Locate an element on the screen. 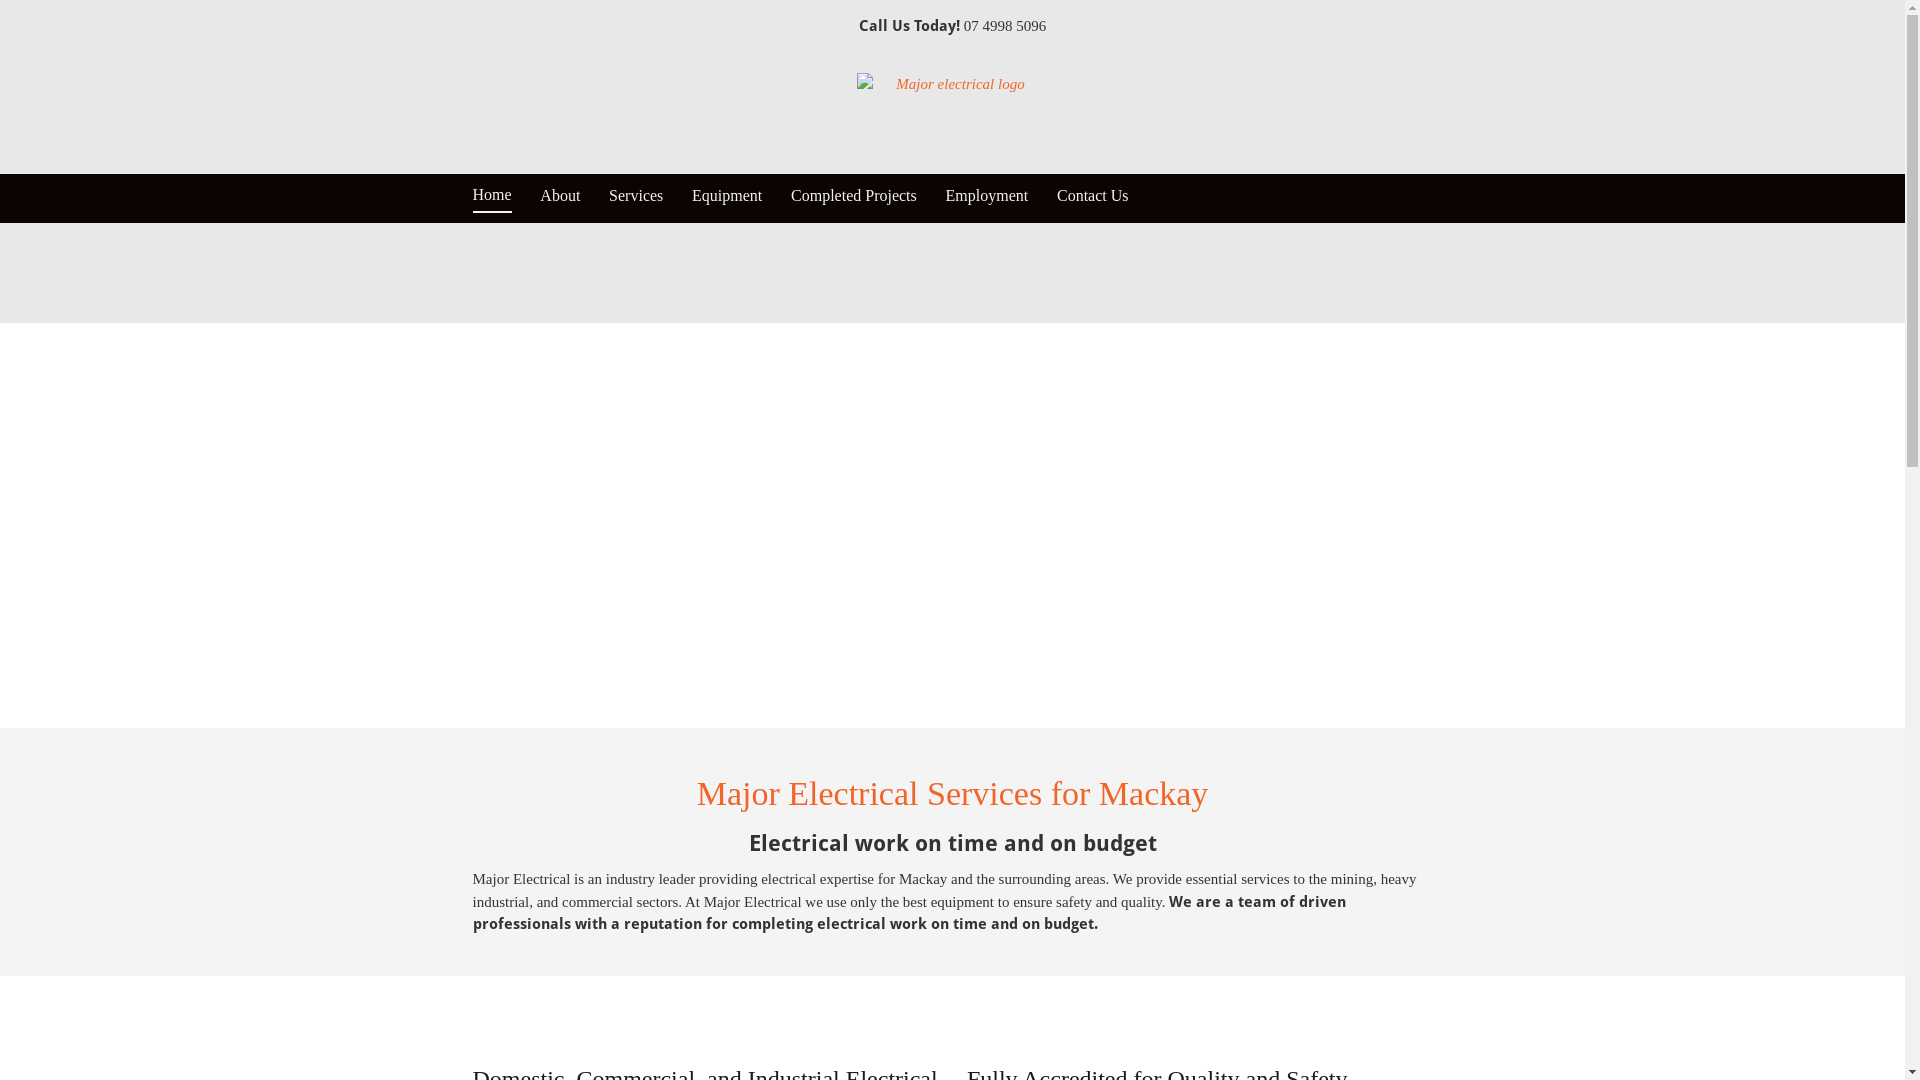 The height and width of the screenshot is (1080, 1920). 'Services' is located at coordinates (635, 197).